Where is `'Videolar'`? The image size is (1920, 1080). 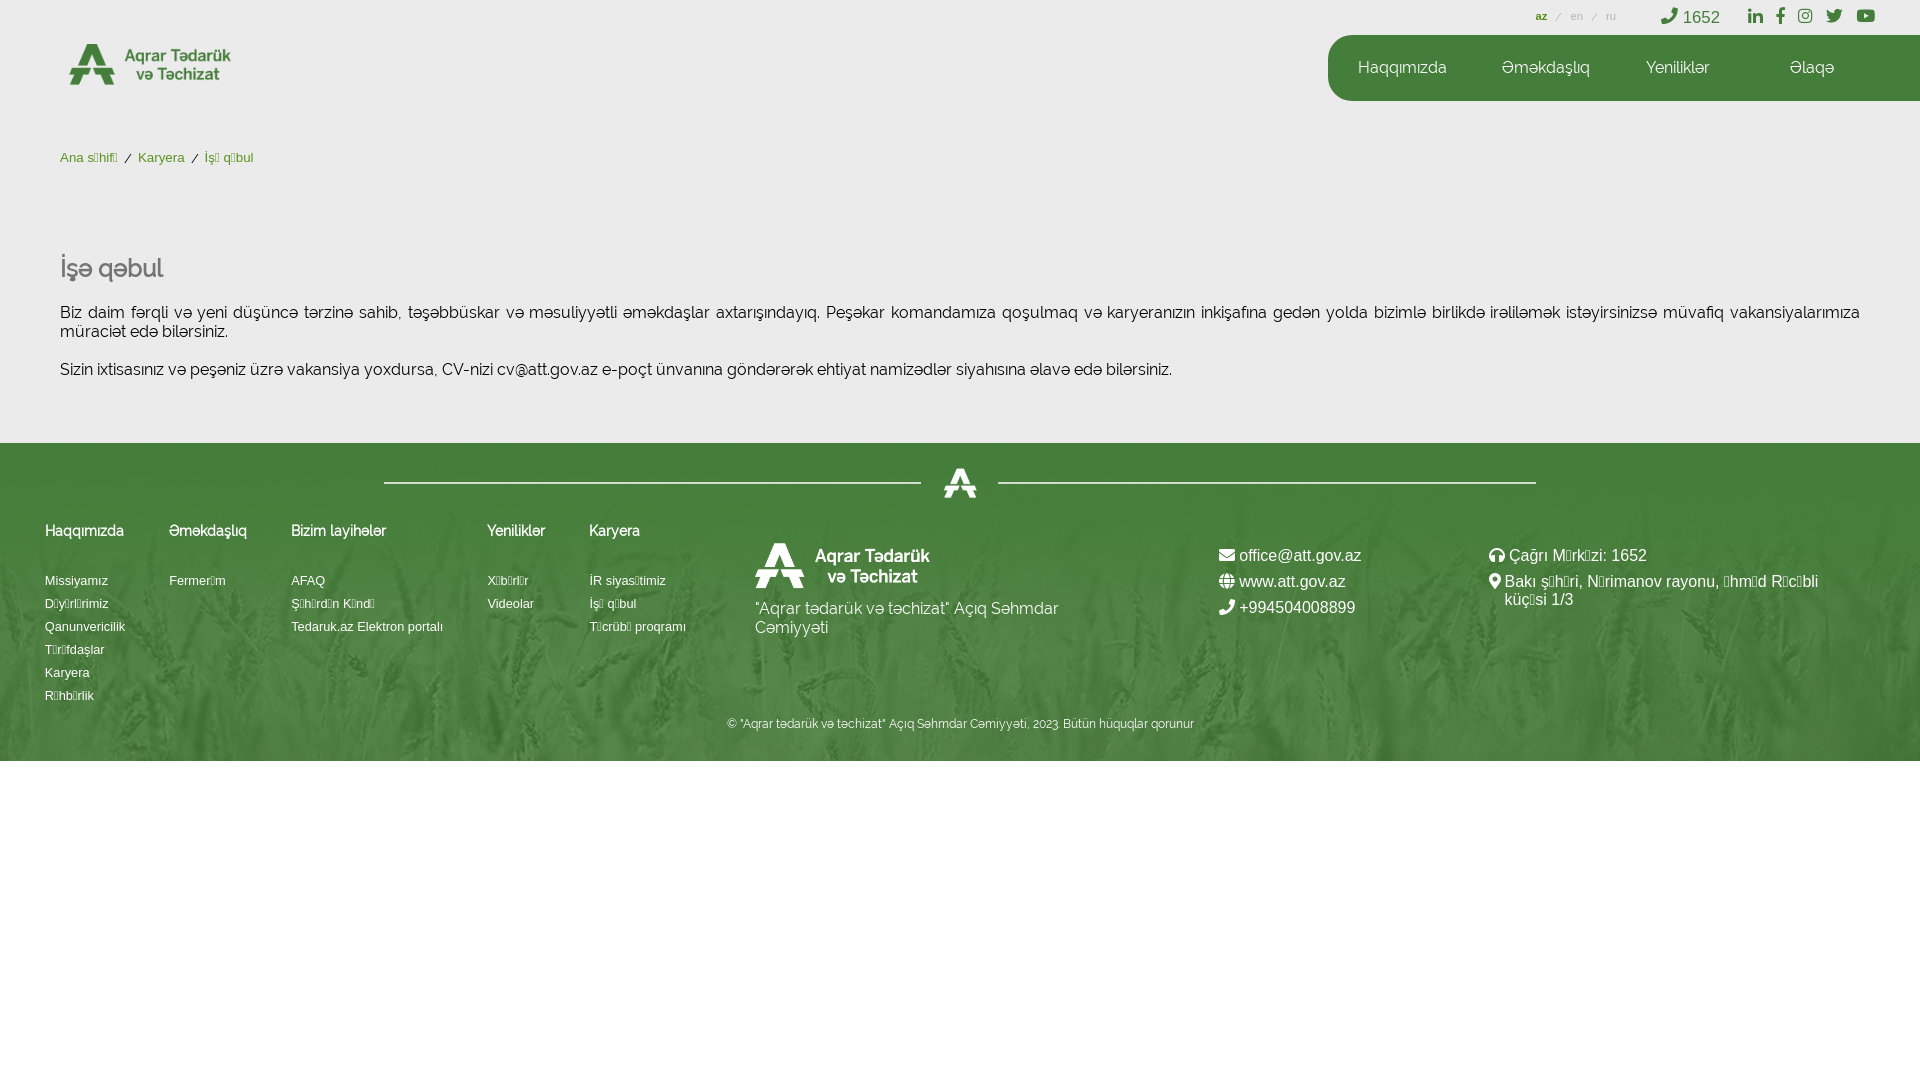 'Videolar' is located at coordinates (516, 602).